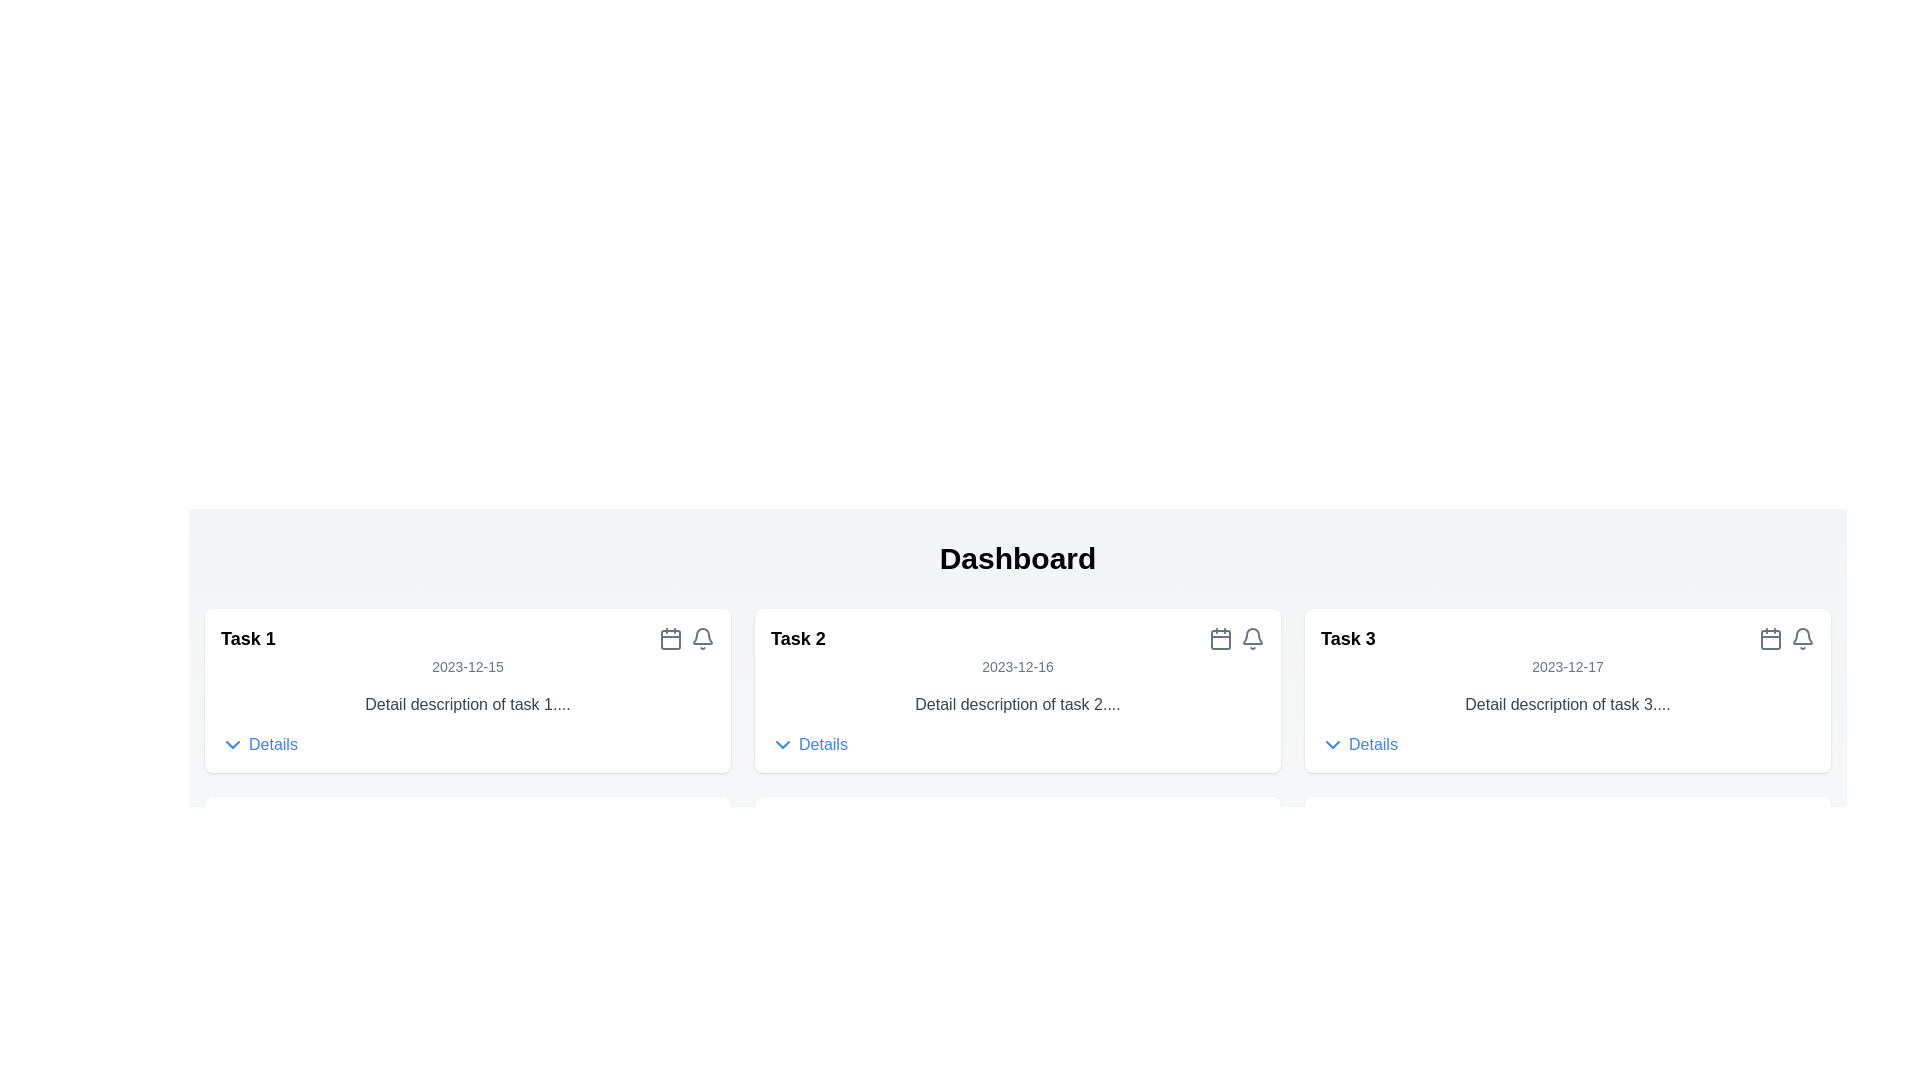 This screenshot has width=1920, height=1080. I want to click on the task summary card for Task 2, so click(1017, 689).